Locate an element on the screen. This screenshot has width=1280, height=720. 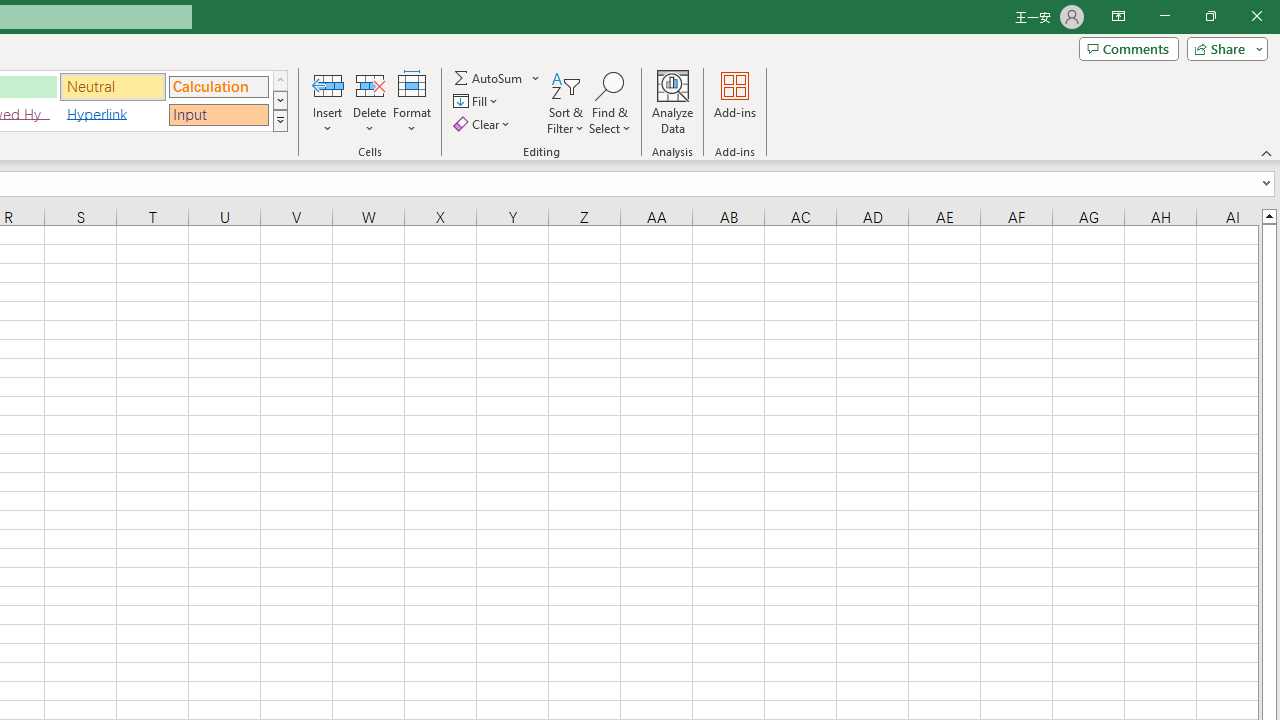
'Neutral' is located at coordinates (112, 85).